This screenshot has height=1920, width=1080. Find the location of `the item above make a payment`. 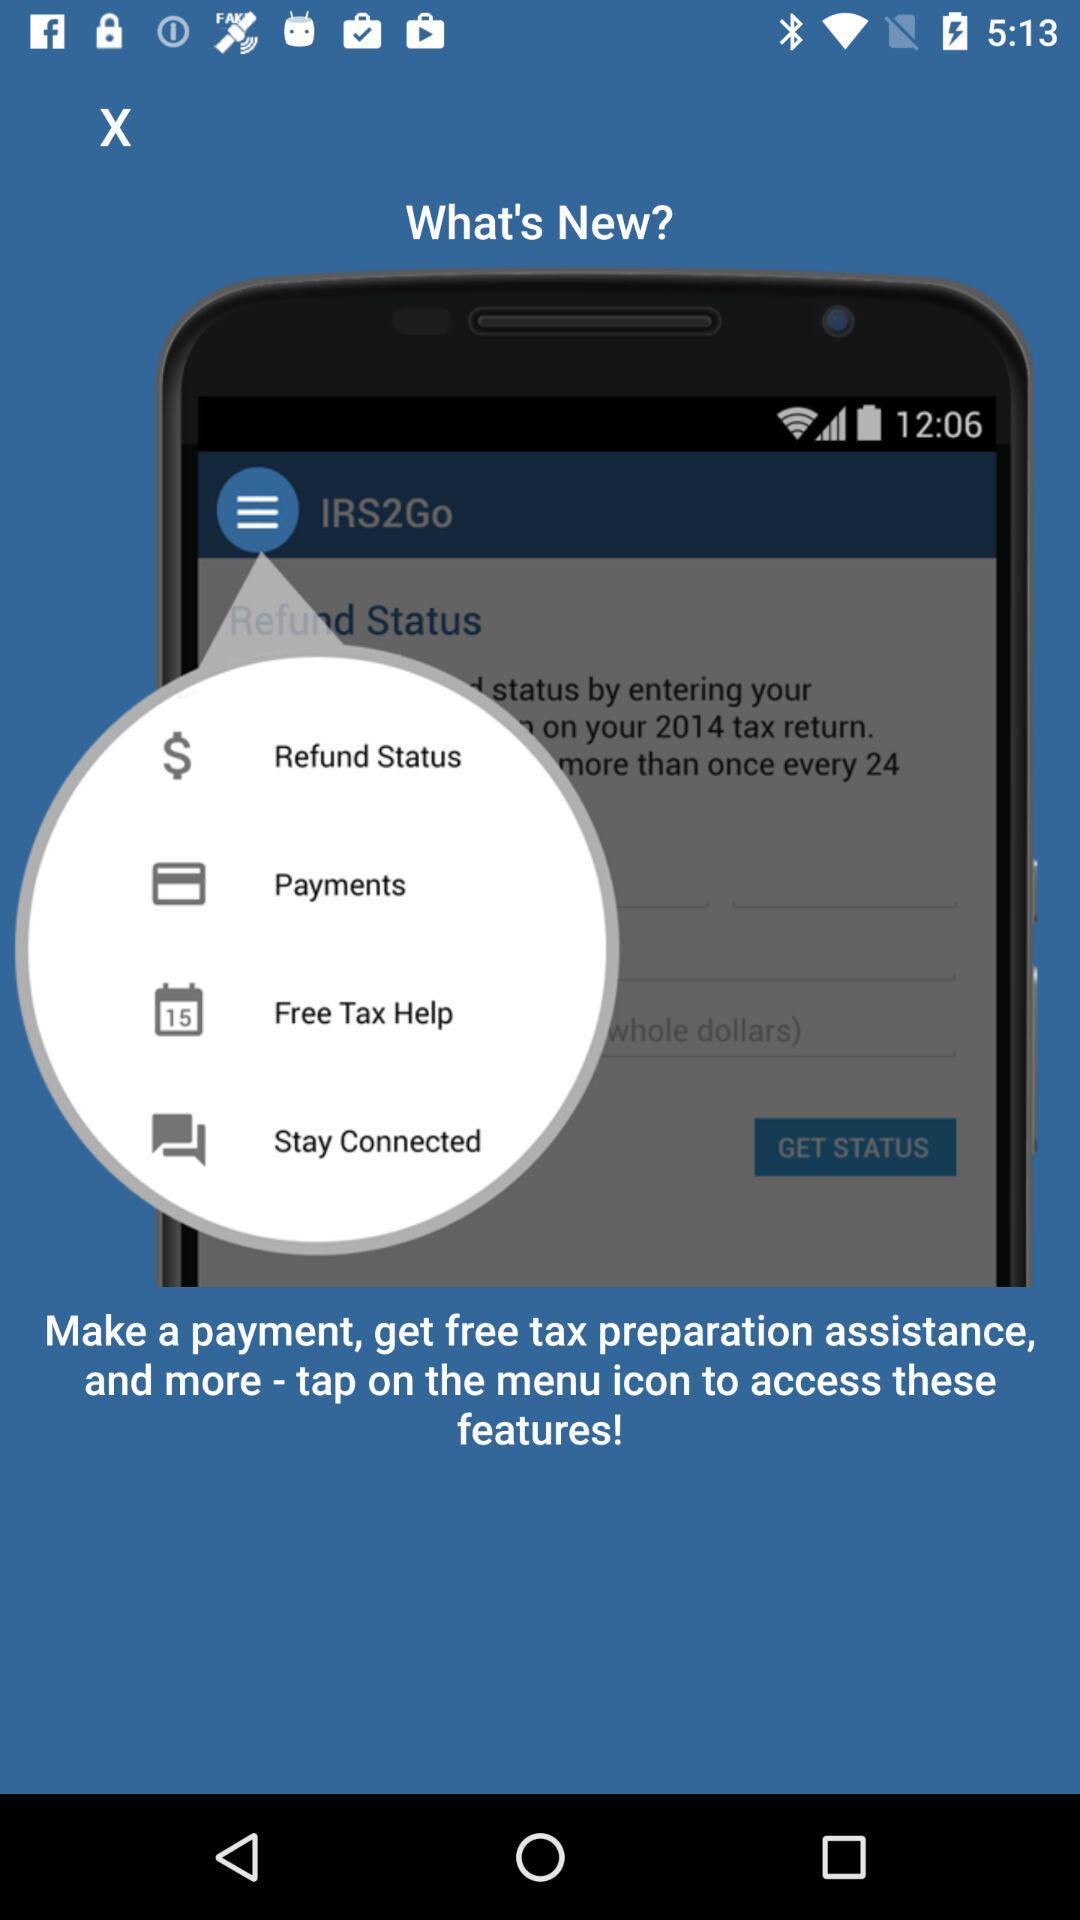

the item above make a payment is located at coordinates (540, 768).